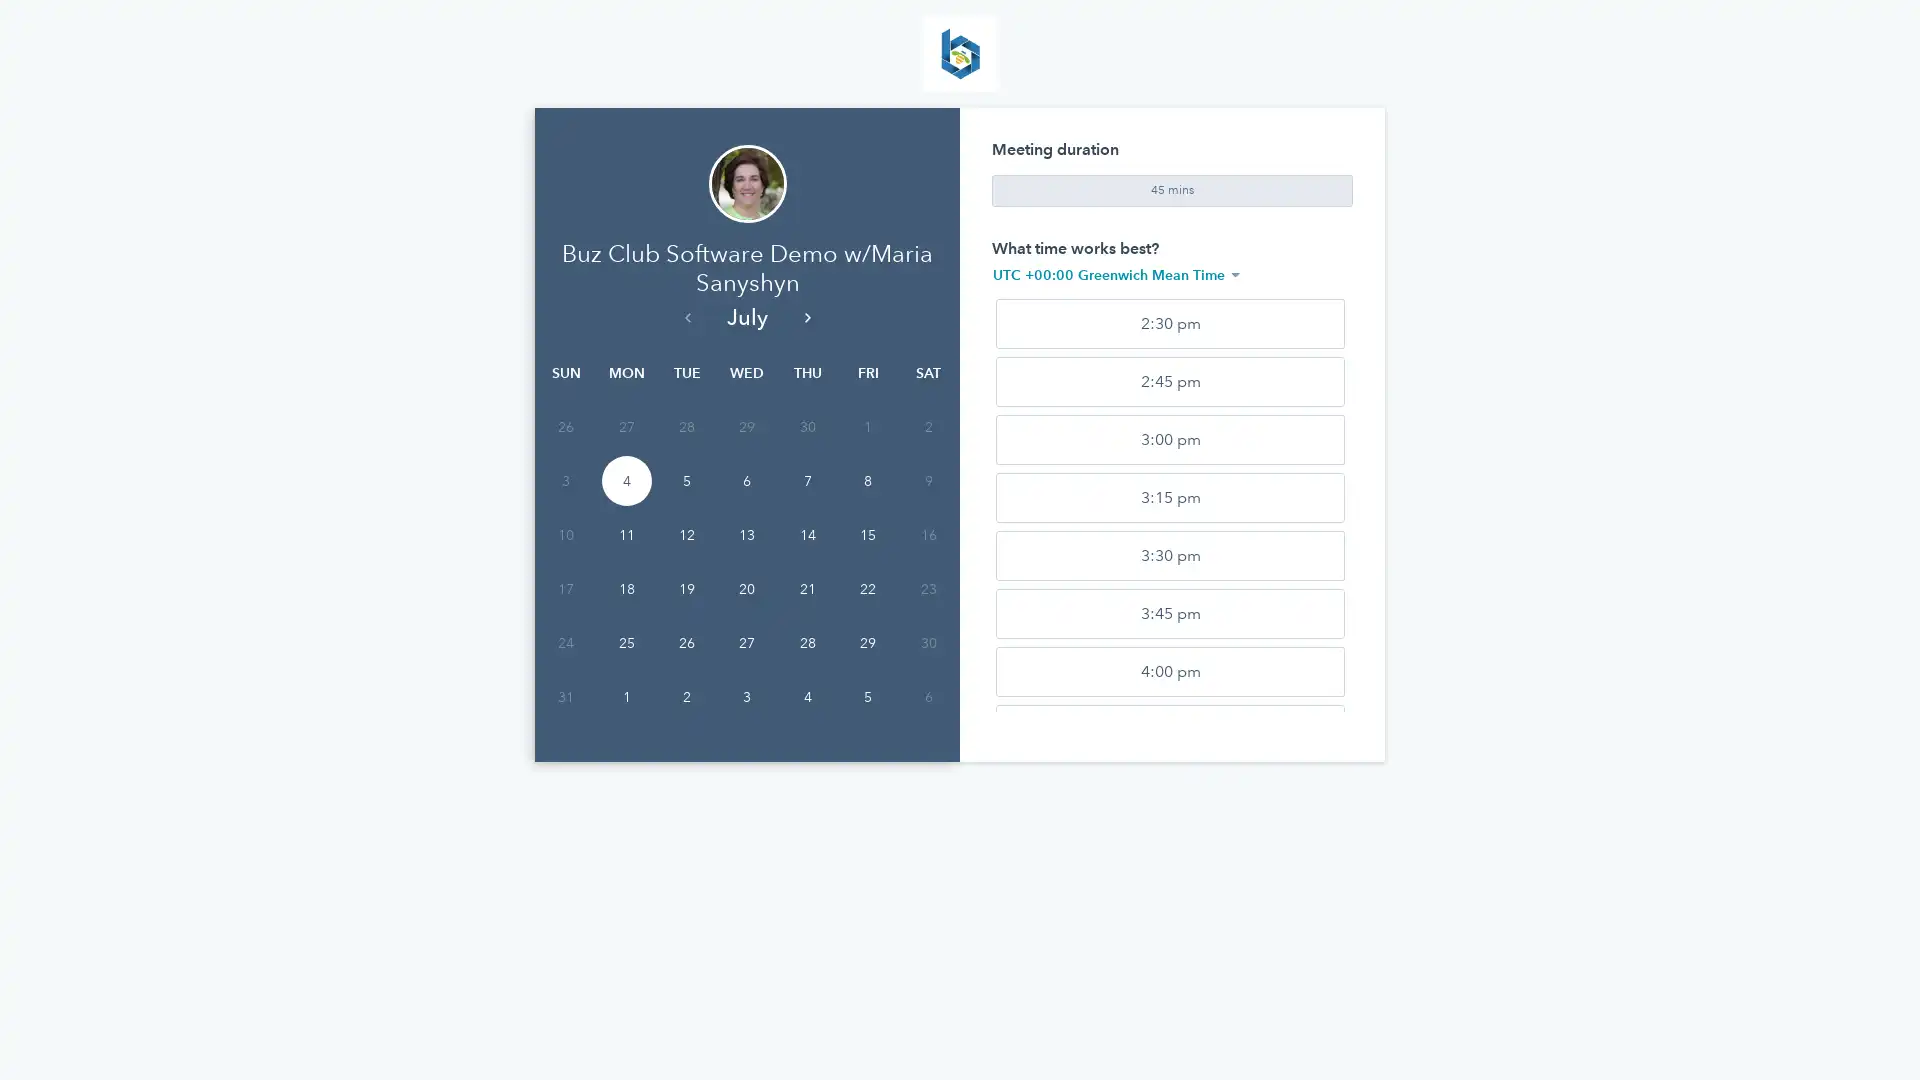 Image resolution: width=1920 pixels, height=1080 pixels. What do you see at coordinates (565, 643) in the screenshot?
I see `July 24th` at bounding box center [565, 643].